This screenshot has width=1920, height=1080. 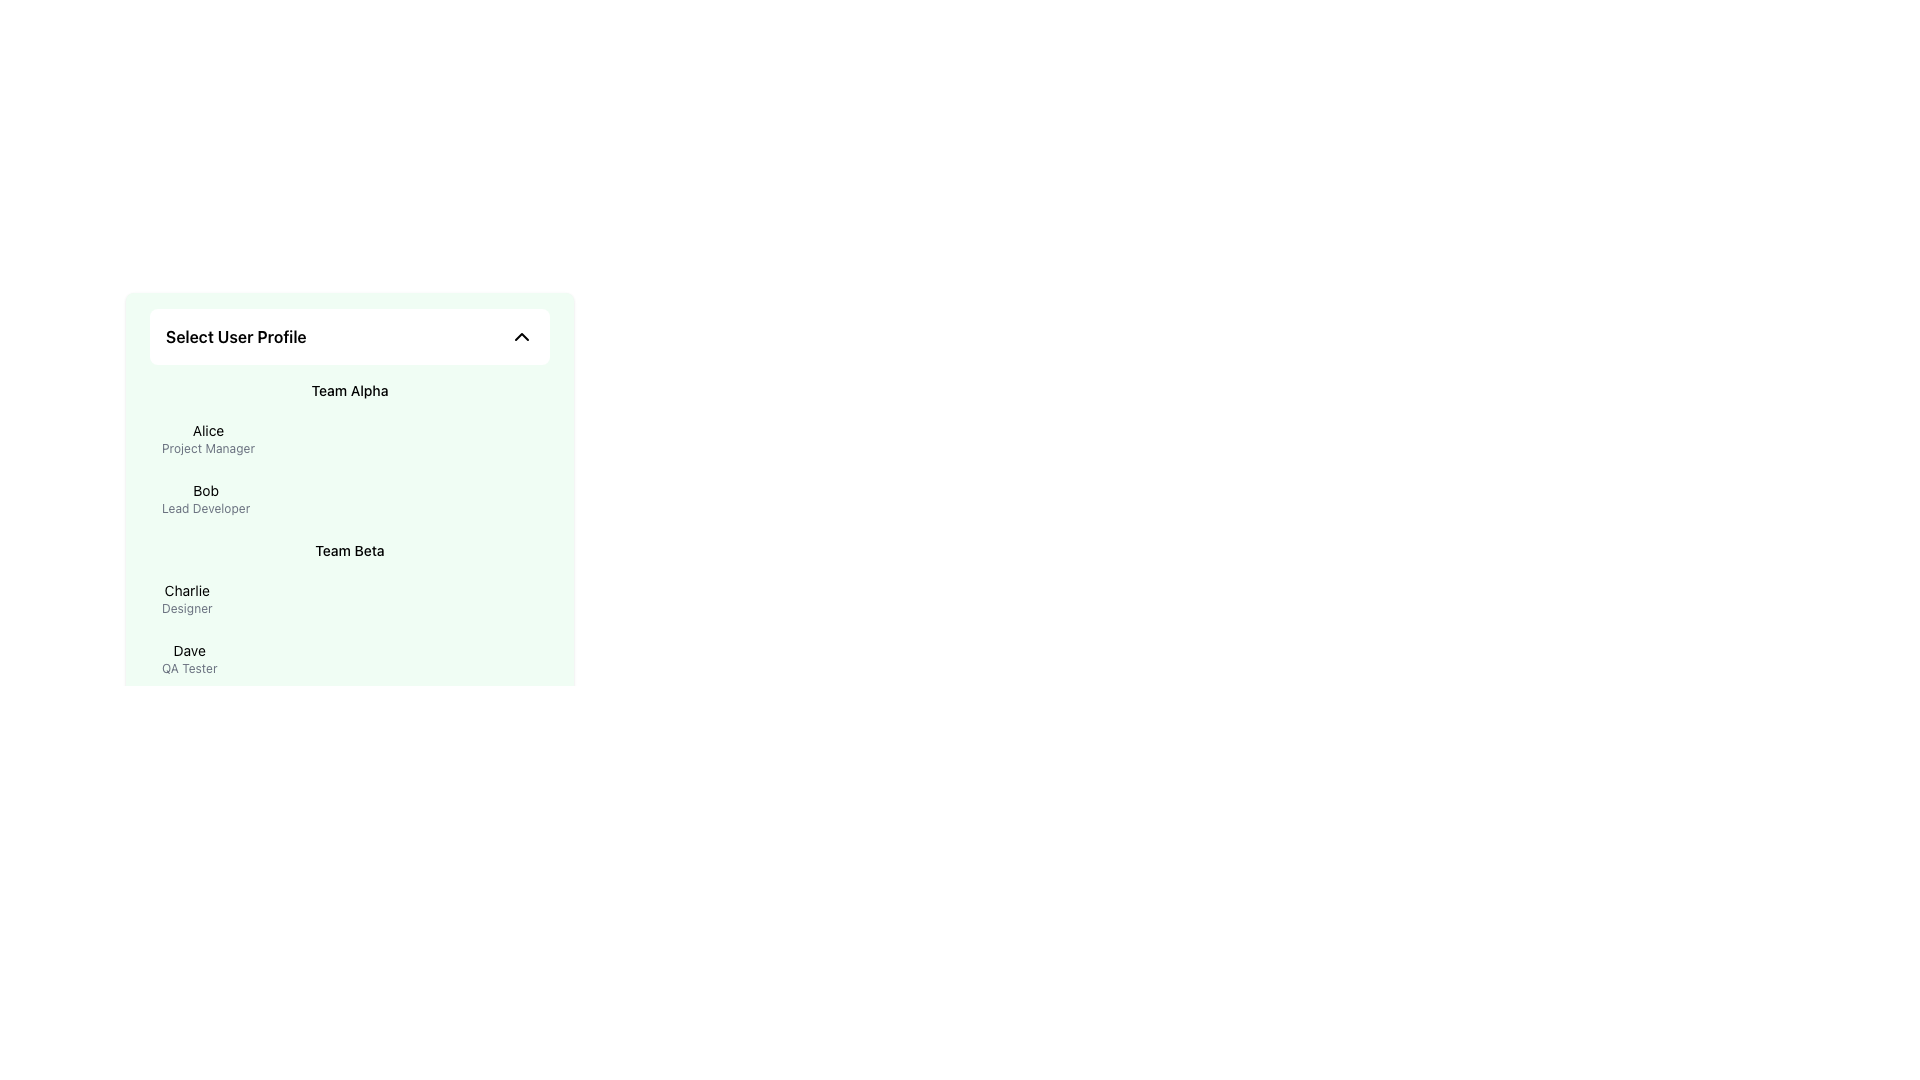 I want to click on the text label that reads 'Project Manager', which is styled in a small gray font and located below 'Alice' in the 'Team Alpha' section of the user profile selection interface, so click(x=208, y=447).